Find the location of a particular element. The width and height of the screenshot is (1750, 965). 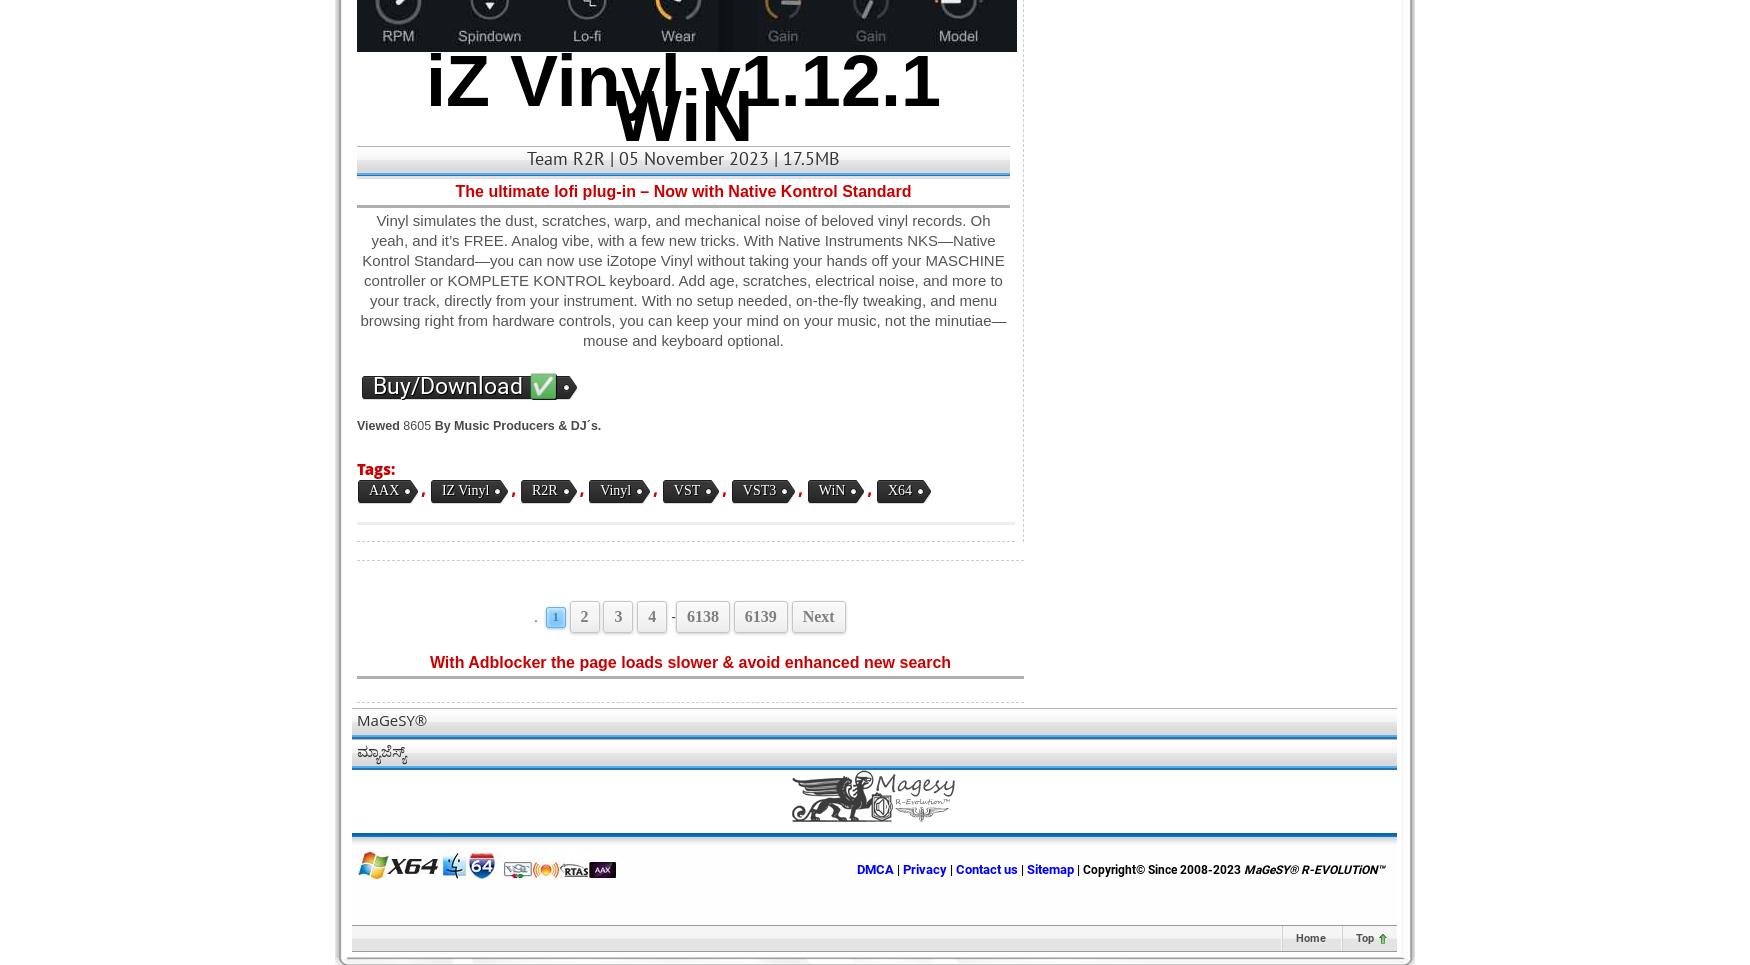

'| Copyright© Since' is located at coordinates (1126, 868).